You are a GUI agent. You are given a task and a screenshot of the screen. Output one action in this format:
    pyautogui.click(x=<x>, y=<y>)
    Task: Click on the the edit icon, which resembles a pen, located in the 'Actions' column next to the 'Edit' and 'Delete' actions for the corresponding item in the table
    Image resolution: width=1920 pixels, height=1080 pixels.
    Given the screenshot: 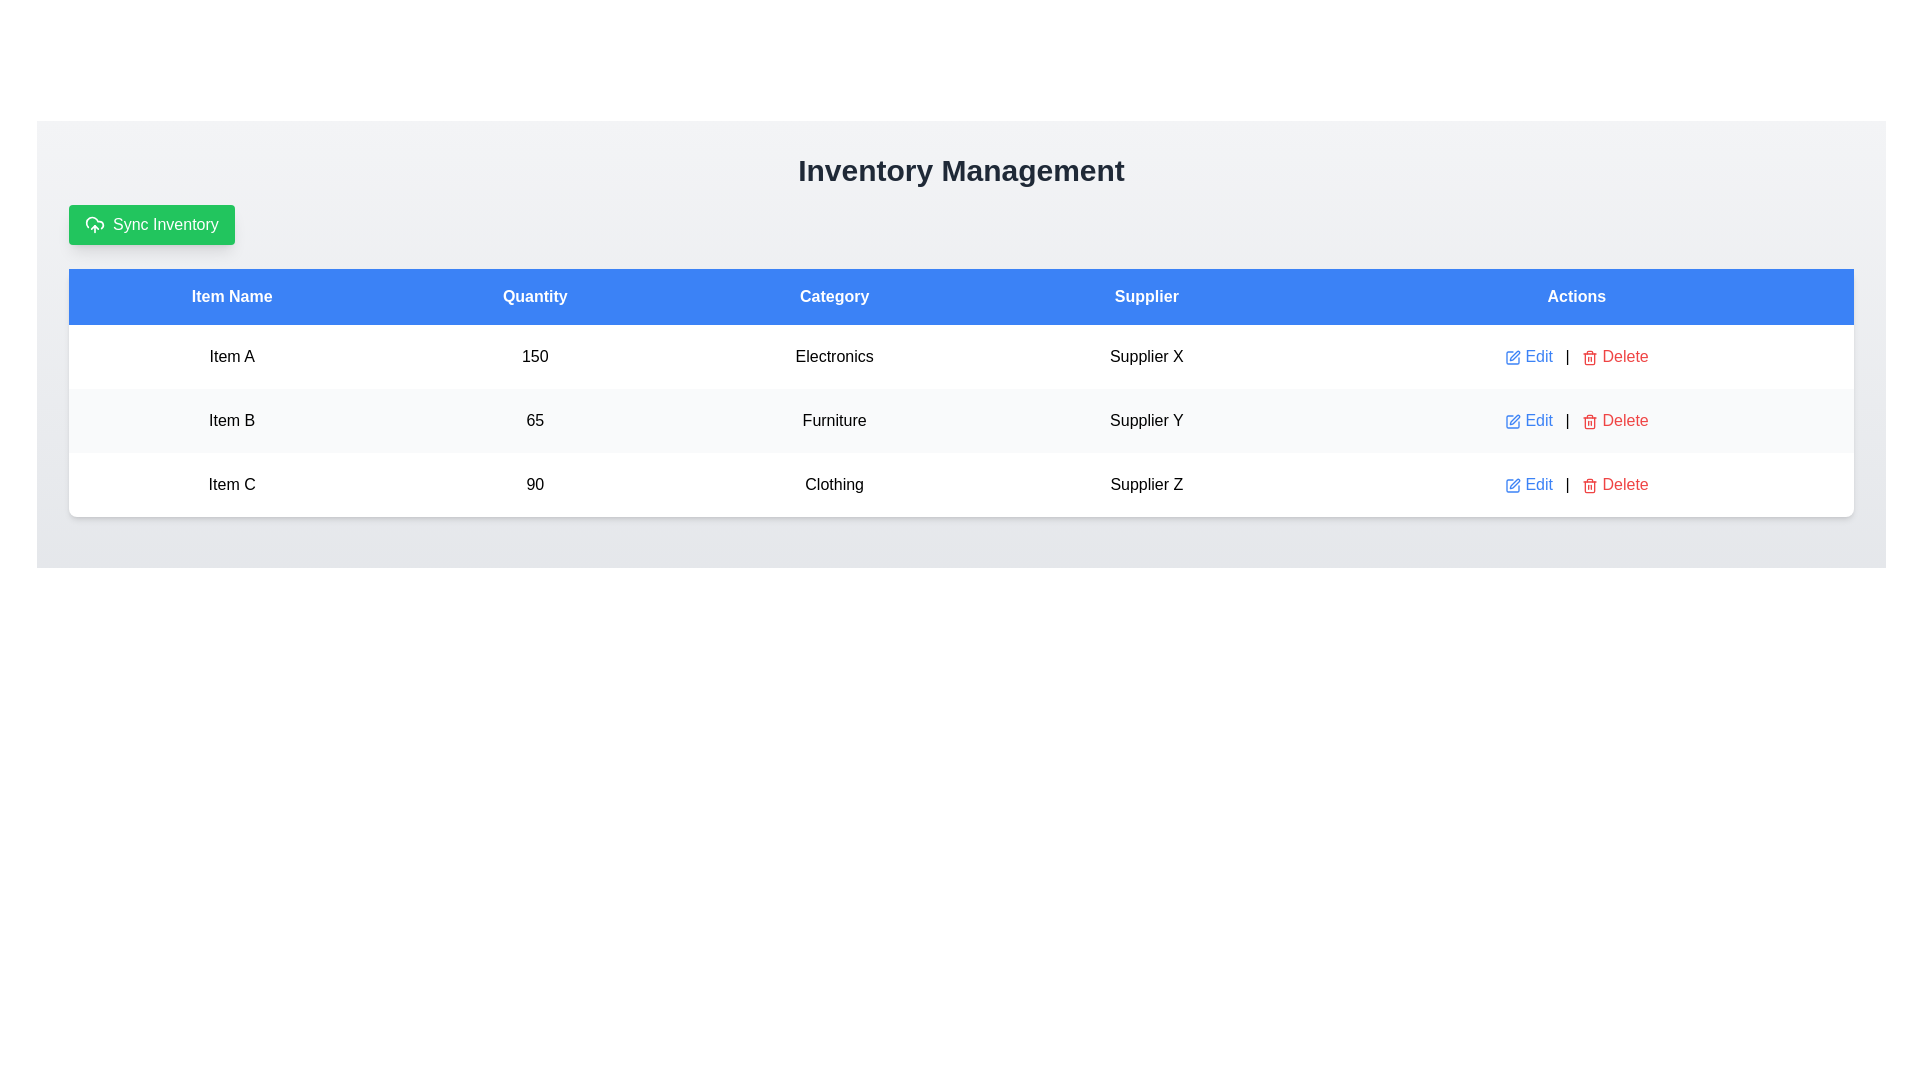 What is the action you would take?
    pyautogui.click(x=1515, y=483)
    